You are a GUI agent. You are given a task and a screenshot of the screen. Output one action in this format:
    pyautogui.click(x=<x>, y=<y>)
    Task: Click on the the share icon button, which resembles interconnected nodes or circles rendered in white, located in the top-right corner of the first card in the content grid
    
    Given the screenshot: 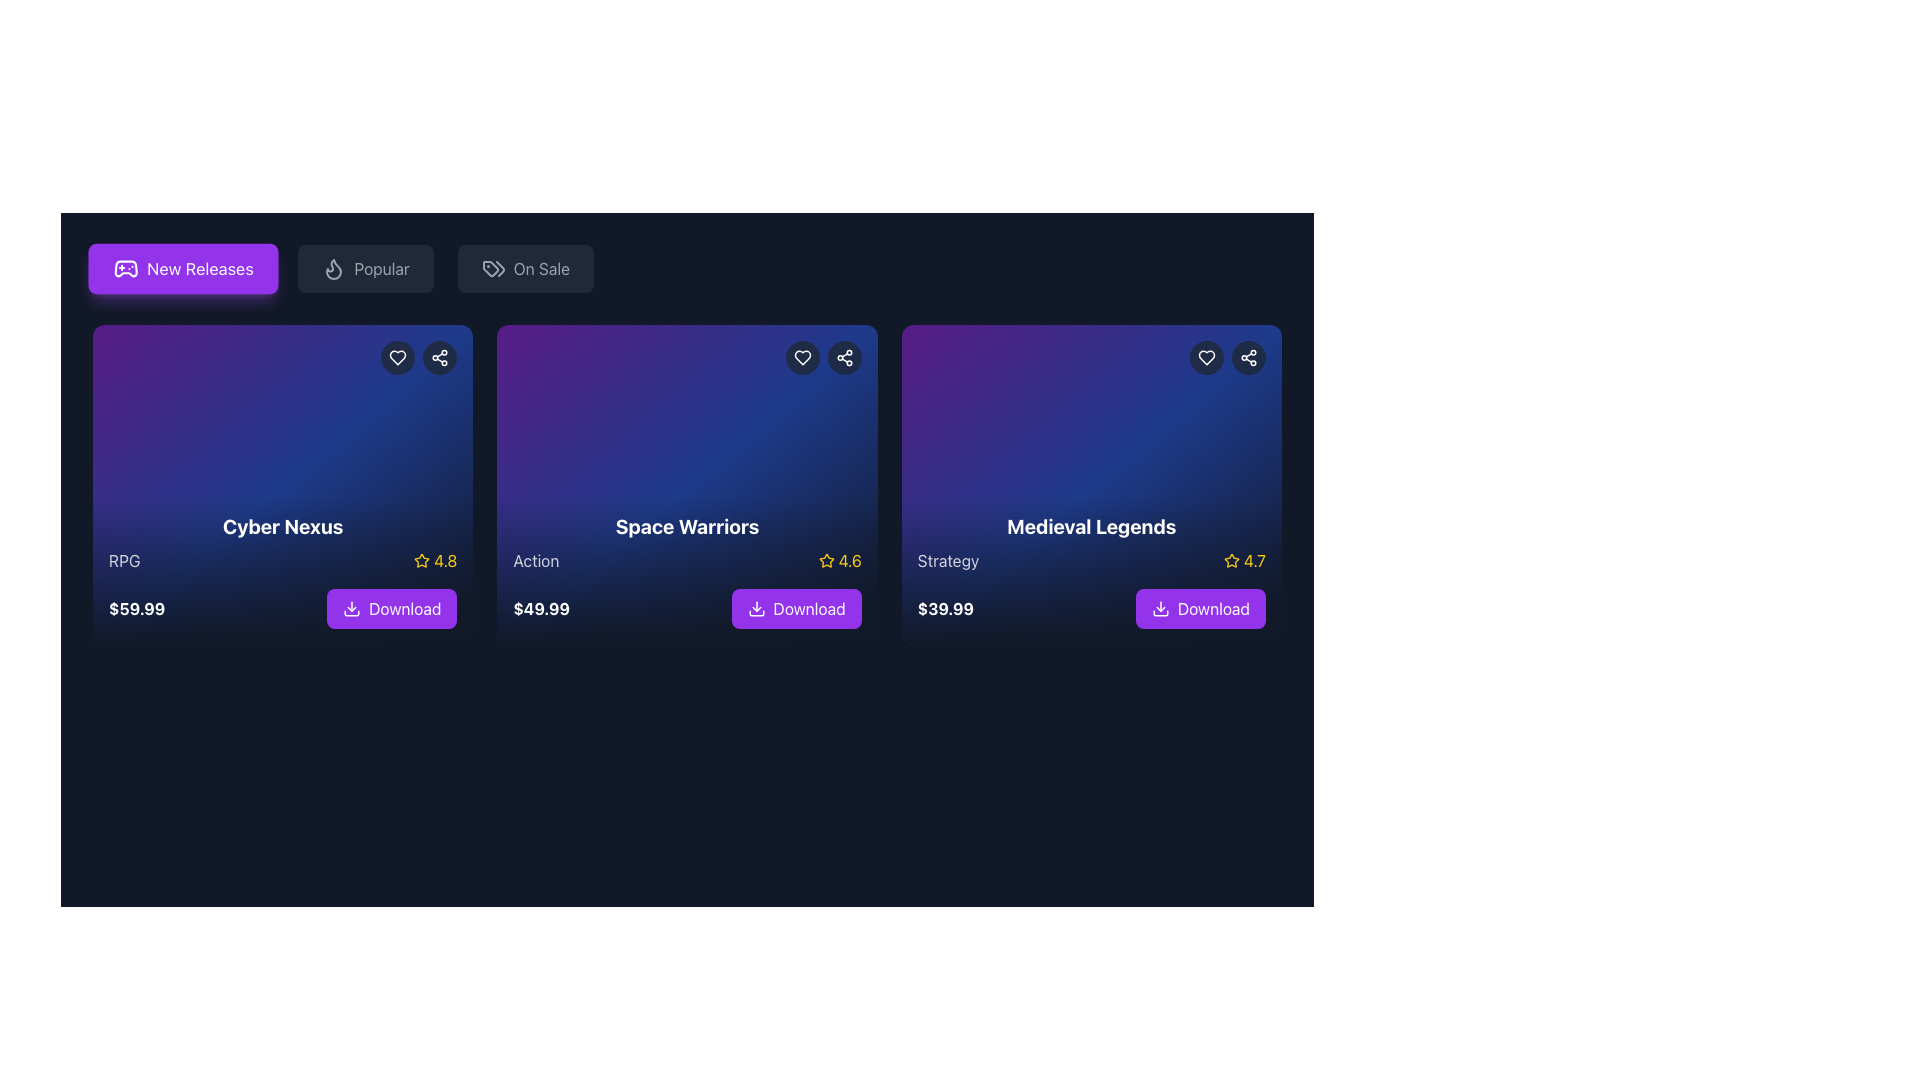 What is the action you would take?
    pyautogui.click(x=439, y=357)
    